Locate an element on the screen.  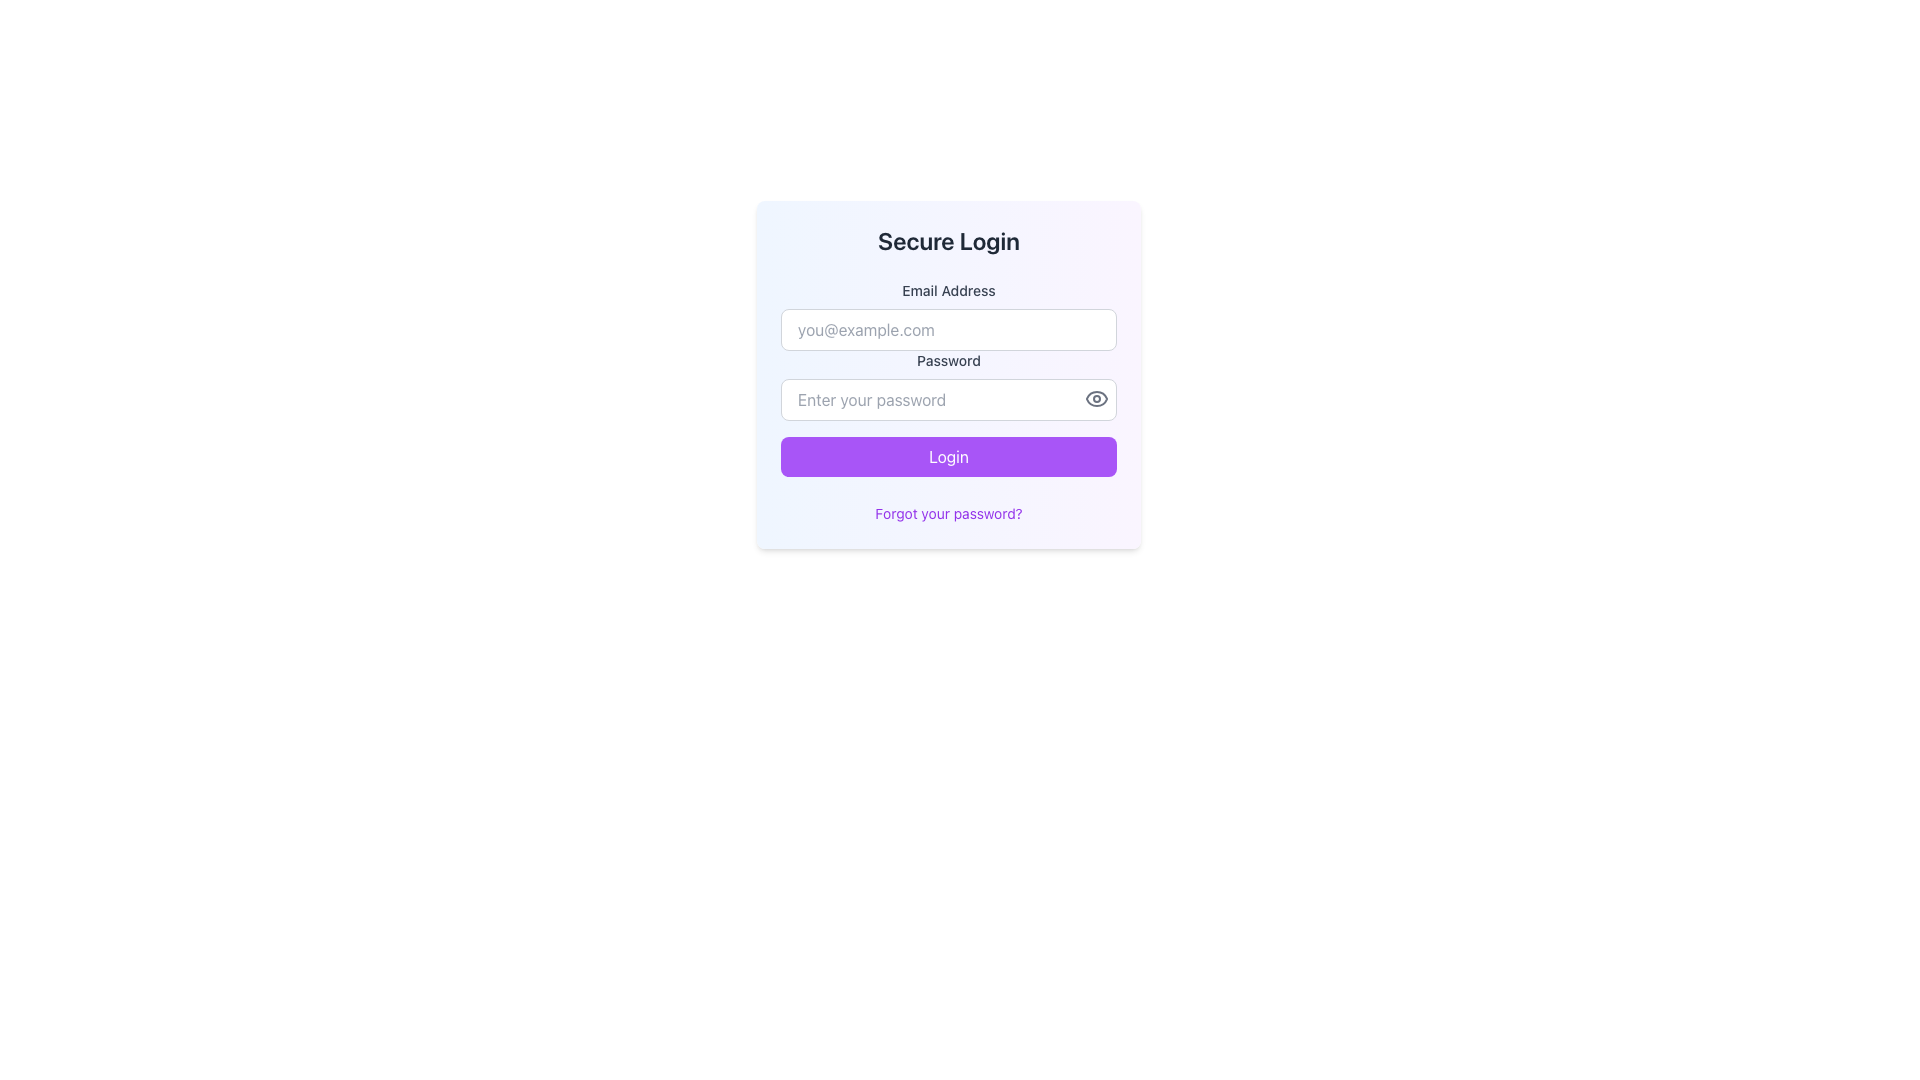
the hyperlink located directly below the 'Login' button is located at coordinates (948, 512).